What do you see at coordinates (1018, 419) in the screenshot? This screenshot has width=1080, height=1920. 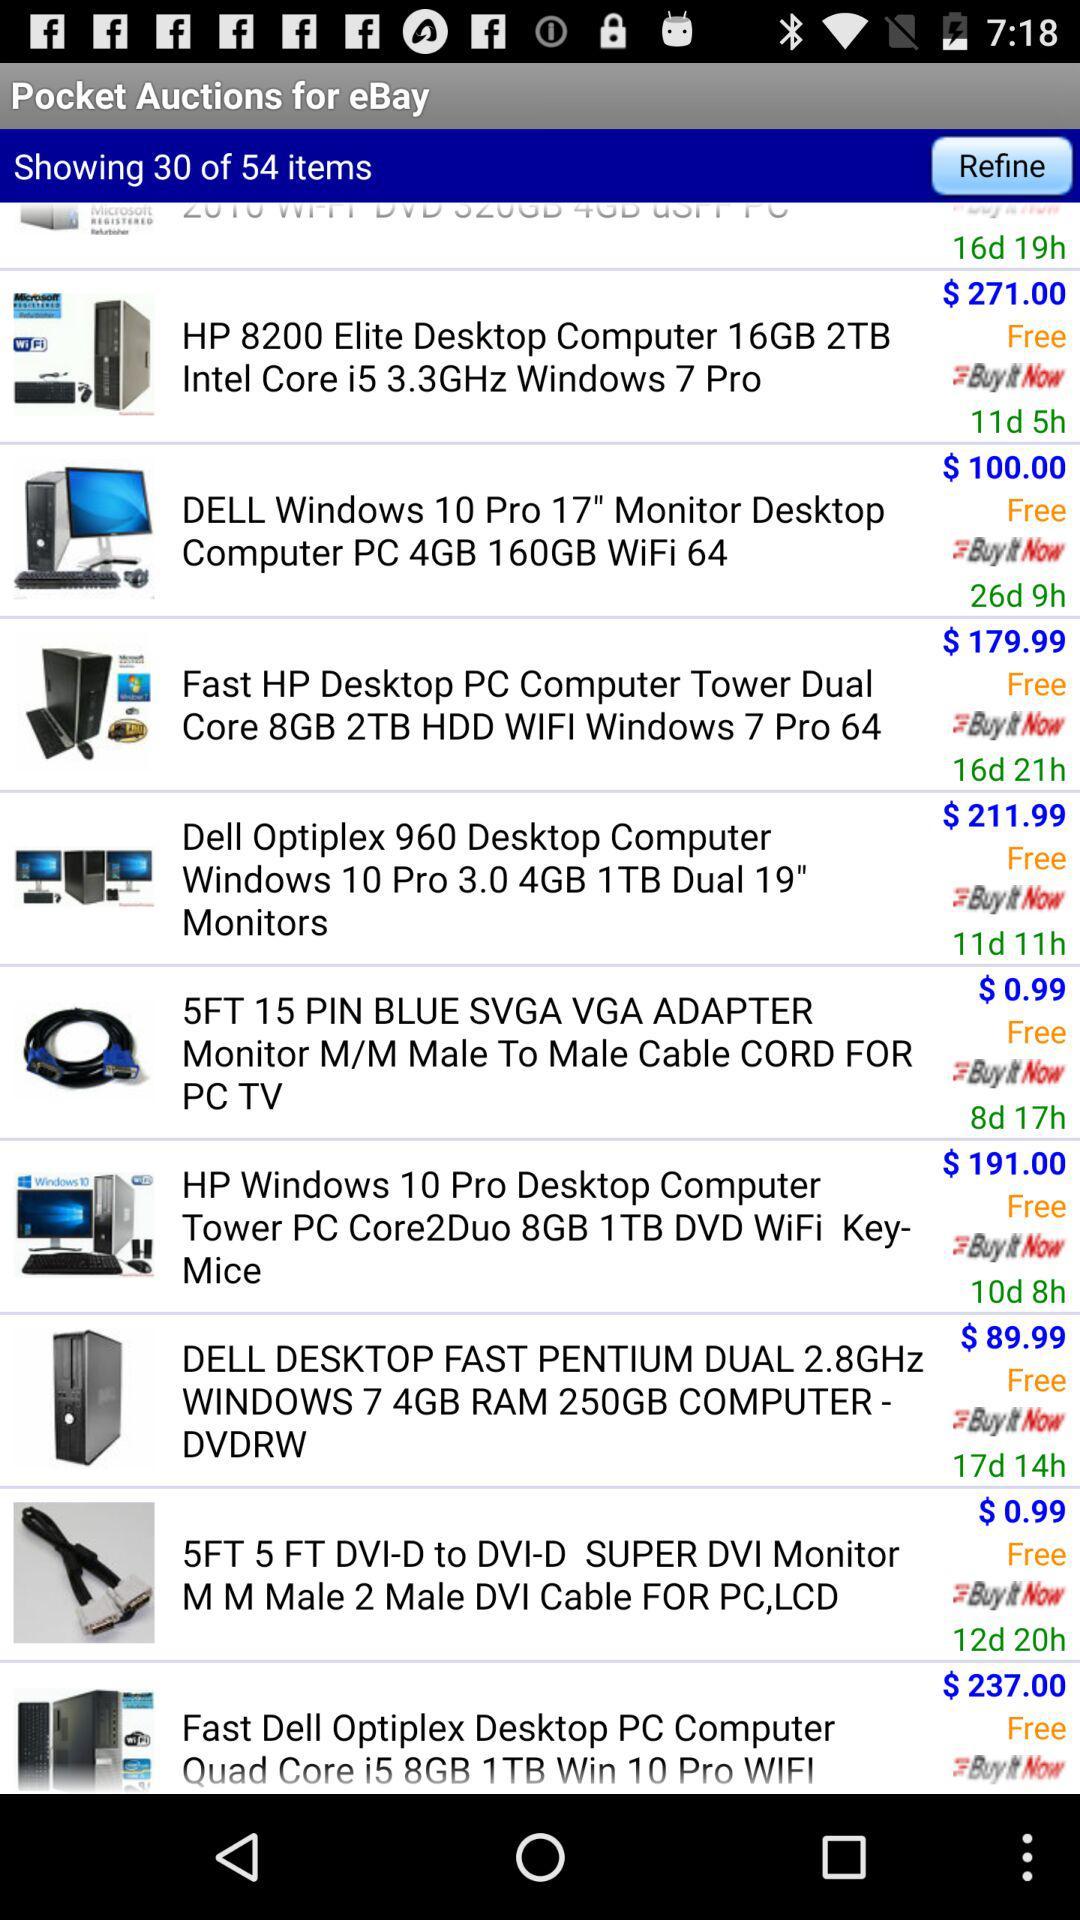 I see `icon next to the hp 8200 elite item` at bounding box center [1018, 419].